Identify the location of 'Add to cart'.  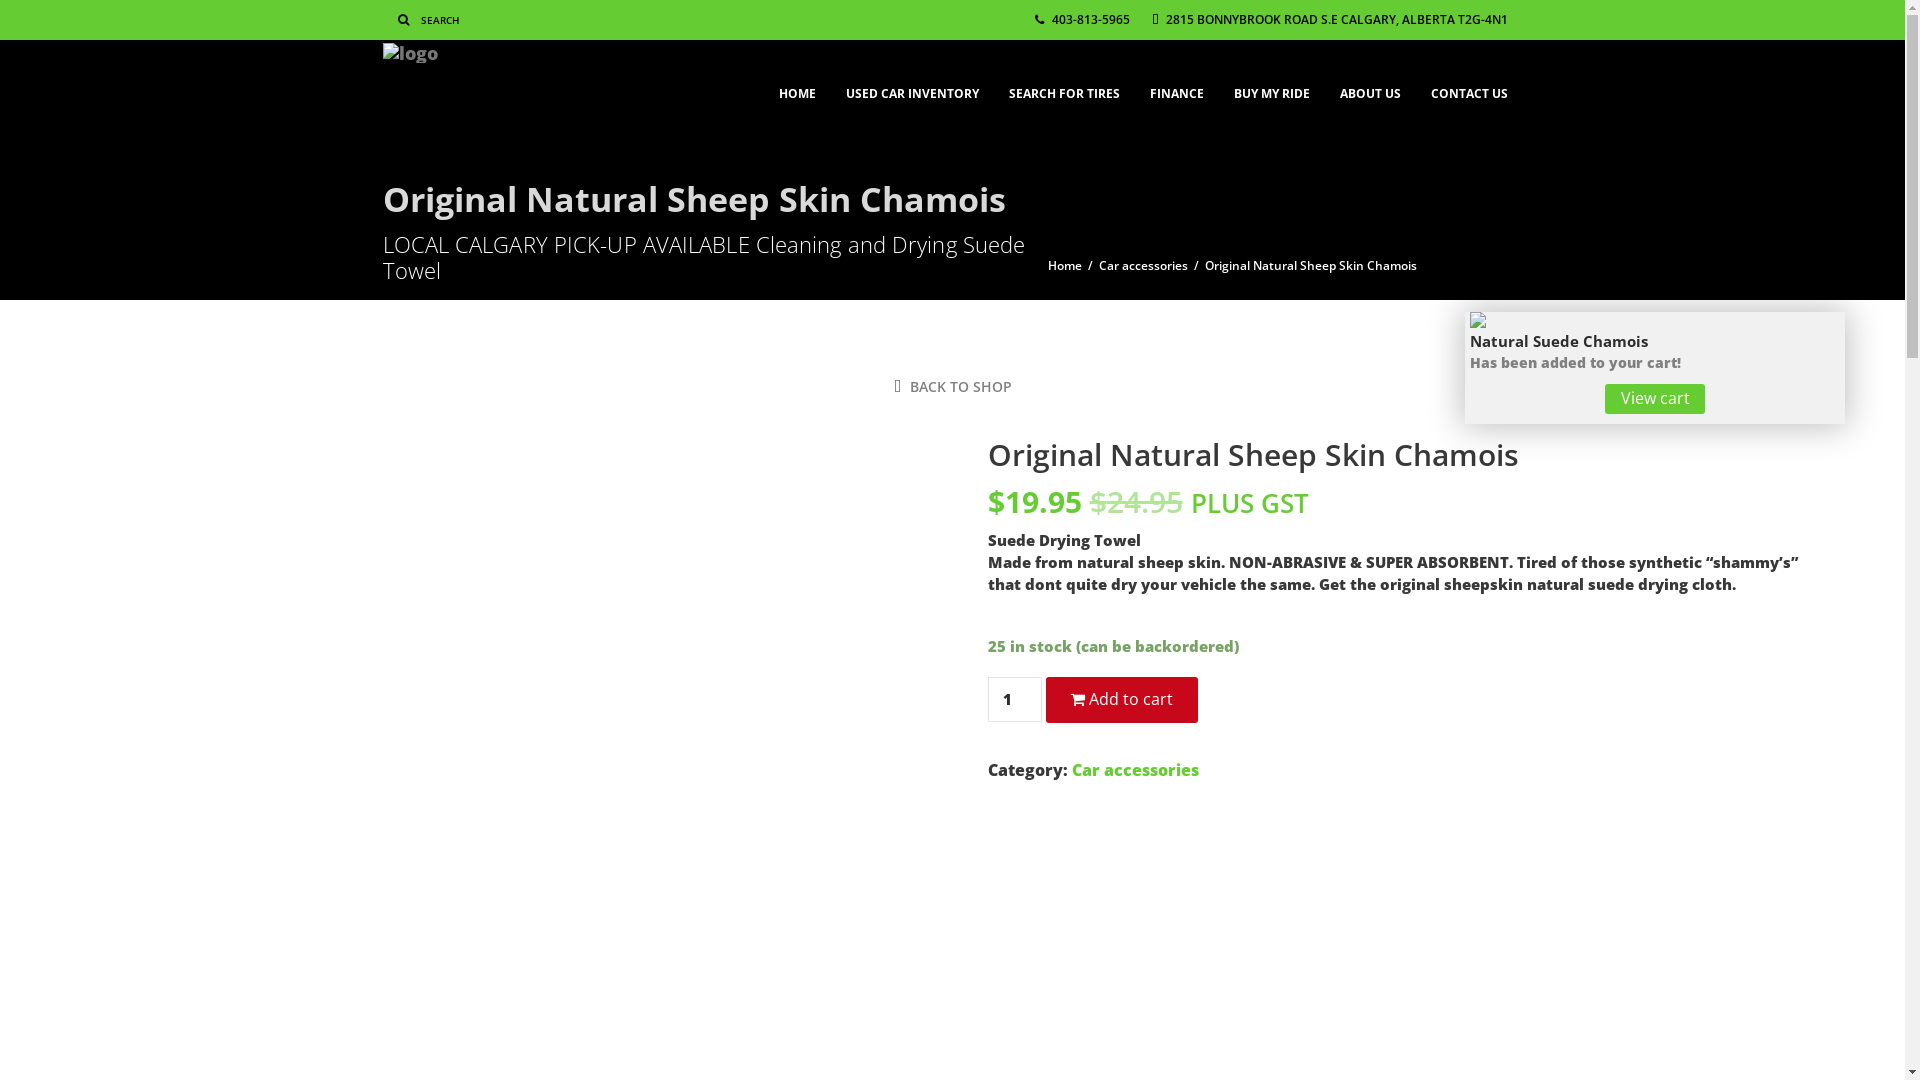
(1122, 698).